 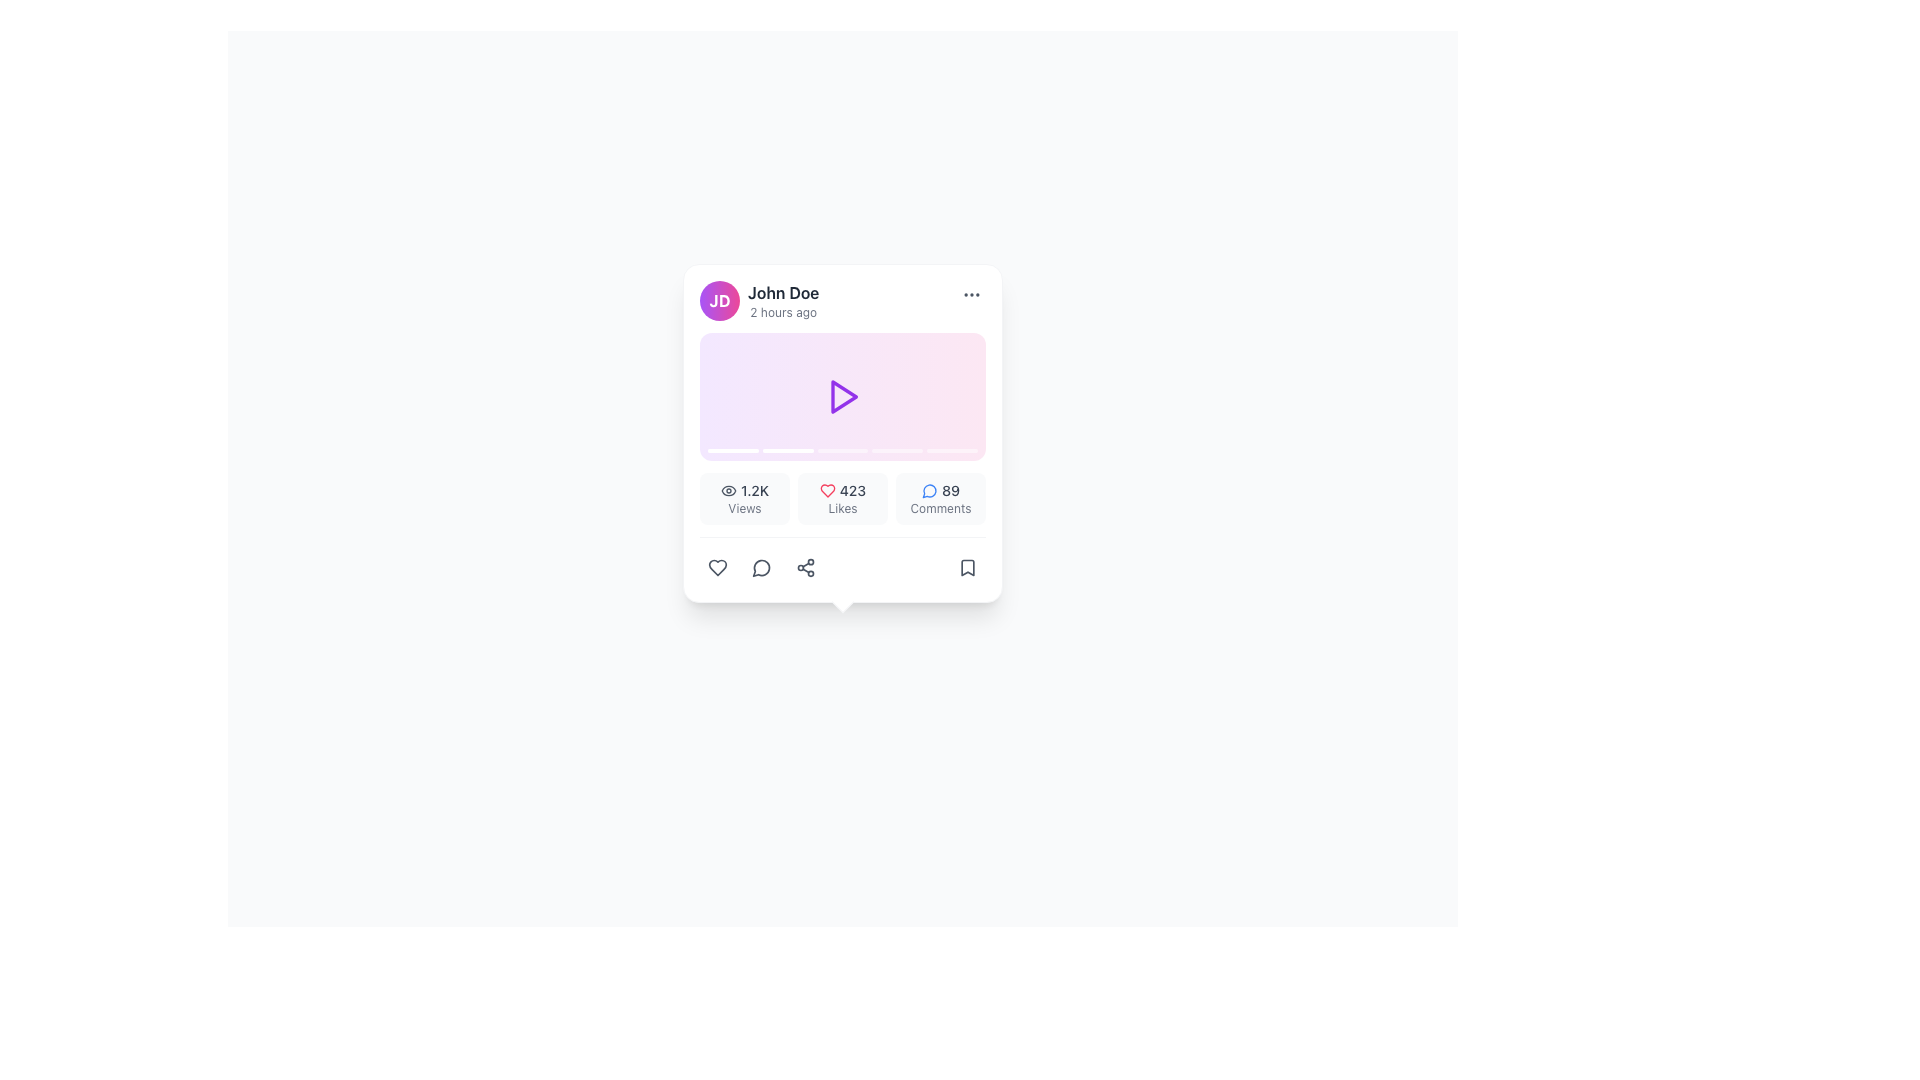 What do you see at coordinates (939, 490) in the screenshot?
I see `the text element displaying '89' in gray color, located in the 'Comments' section` at bounding box center [939, 490].